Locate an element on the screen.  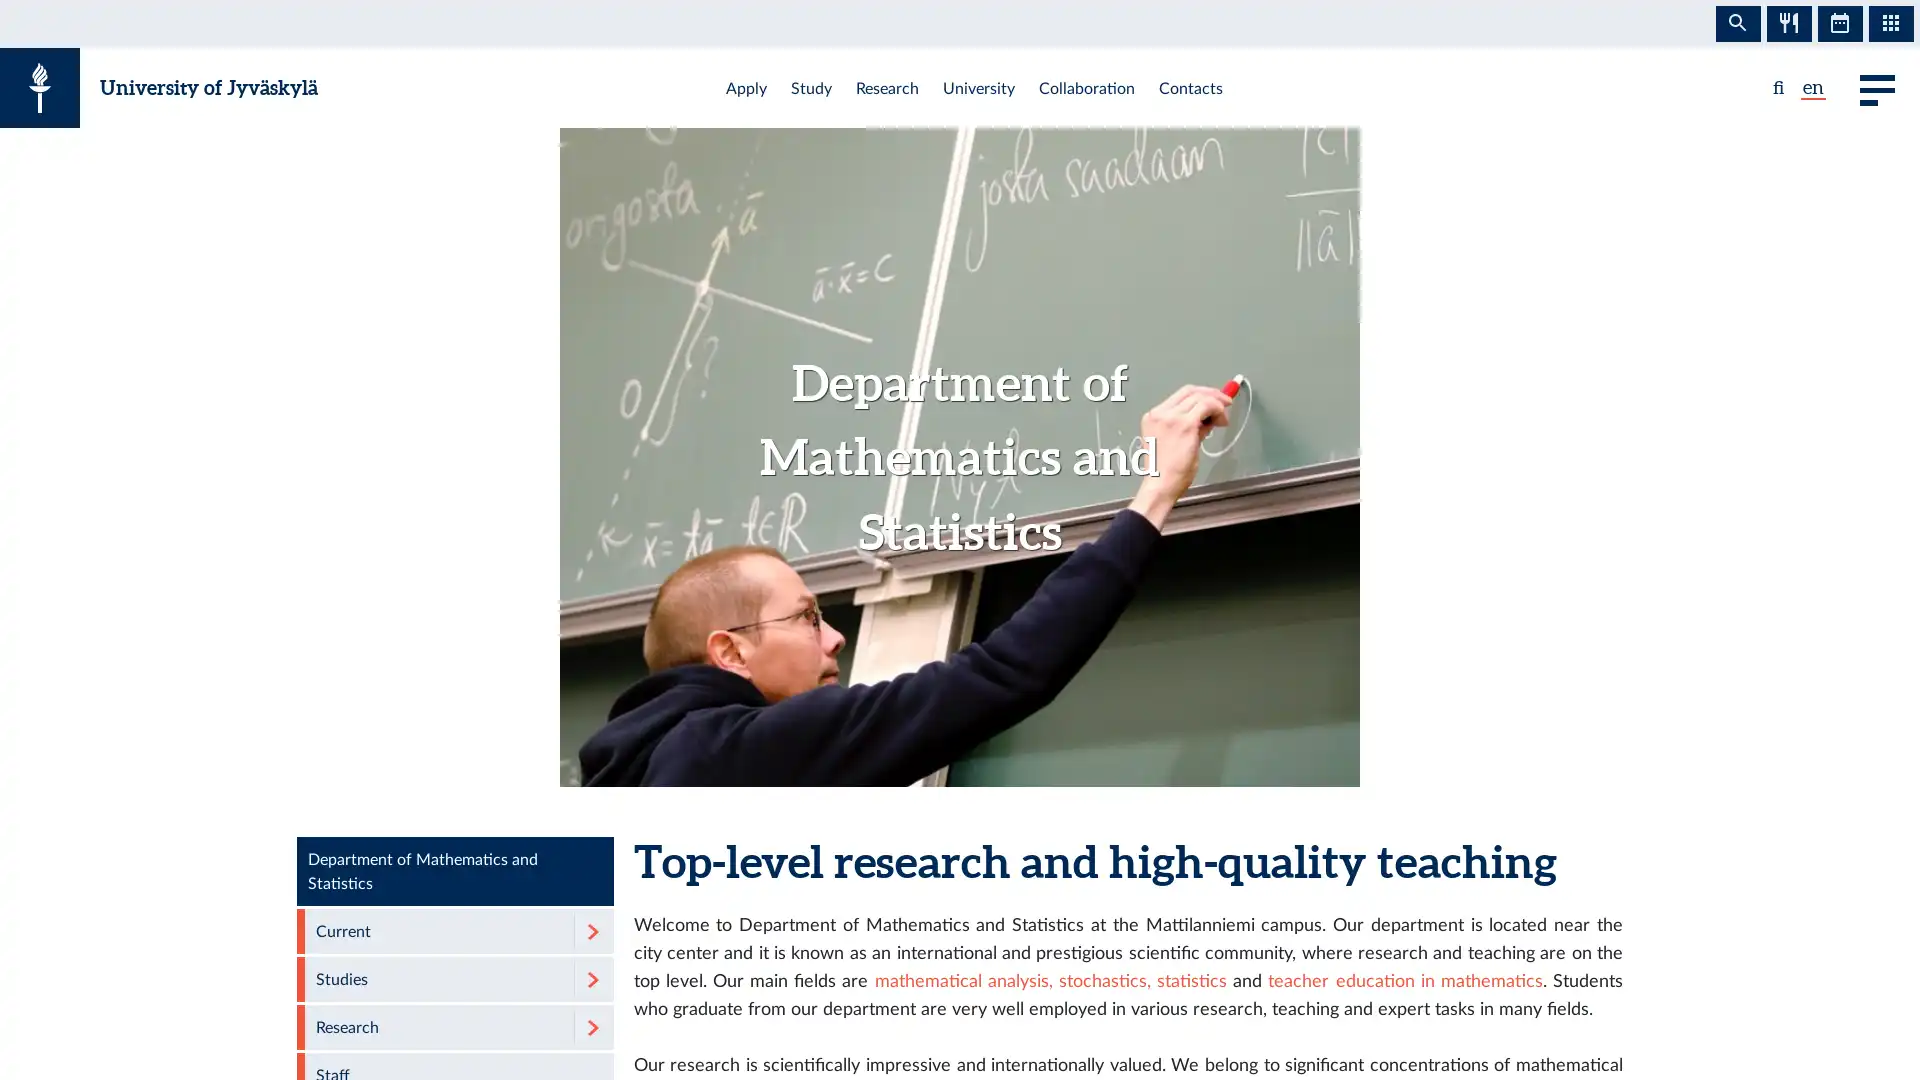
Main menu is located at coordinates (1874, 88).